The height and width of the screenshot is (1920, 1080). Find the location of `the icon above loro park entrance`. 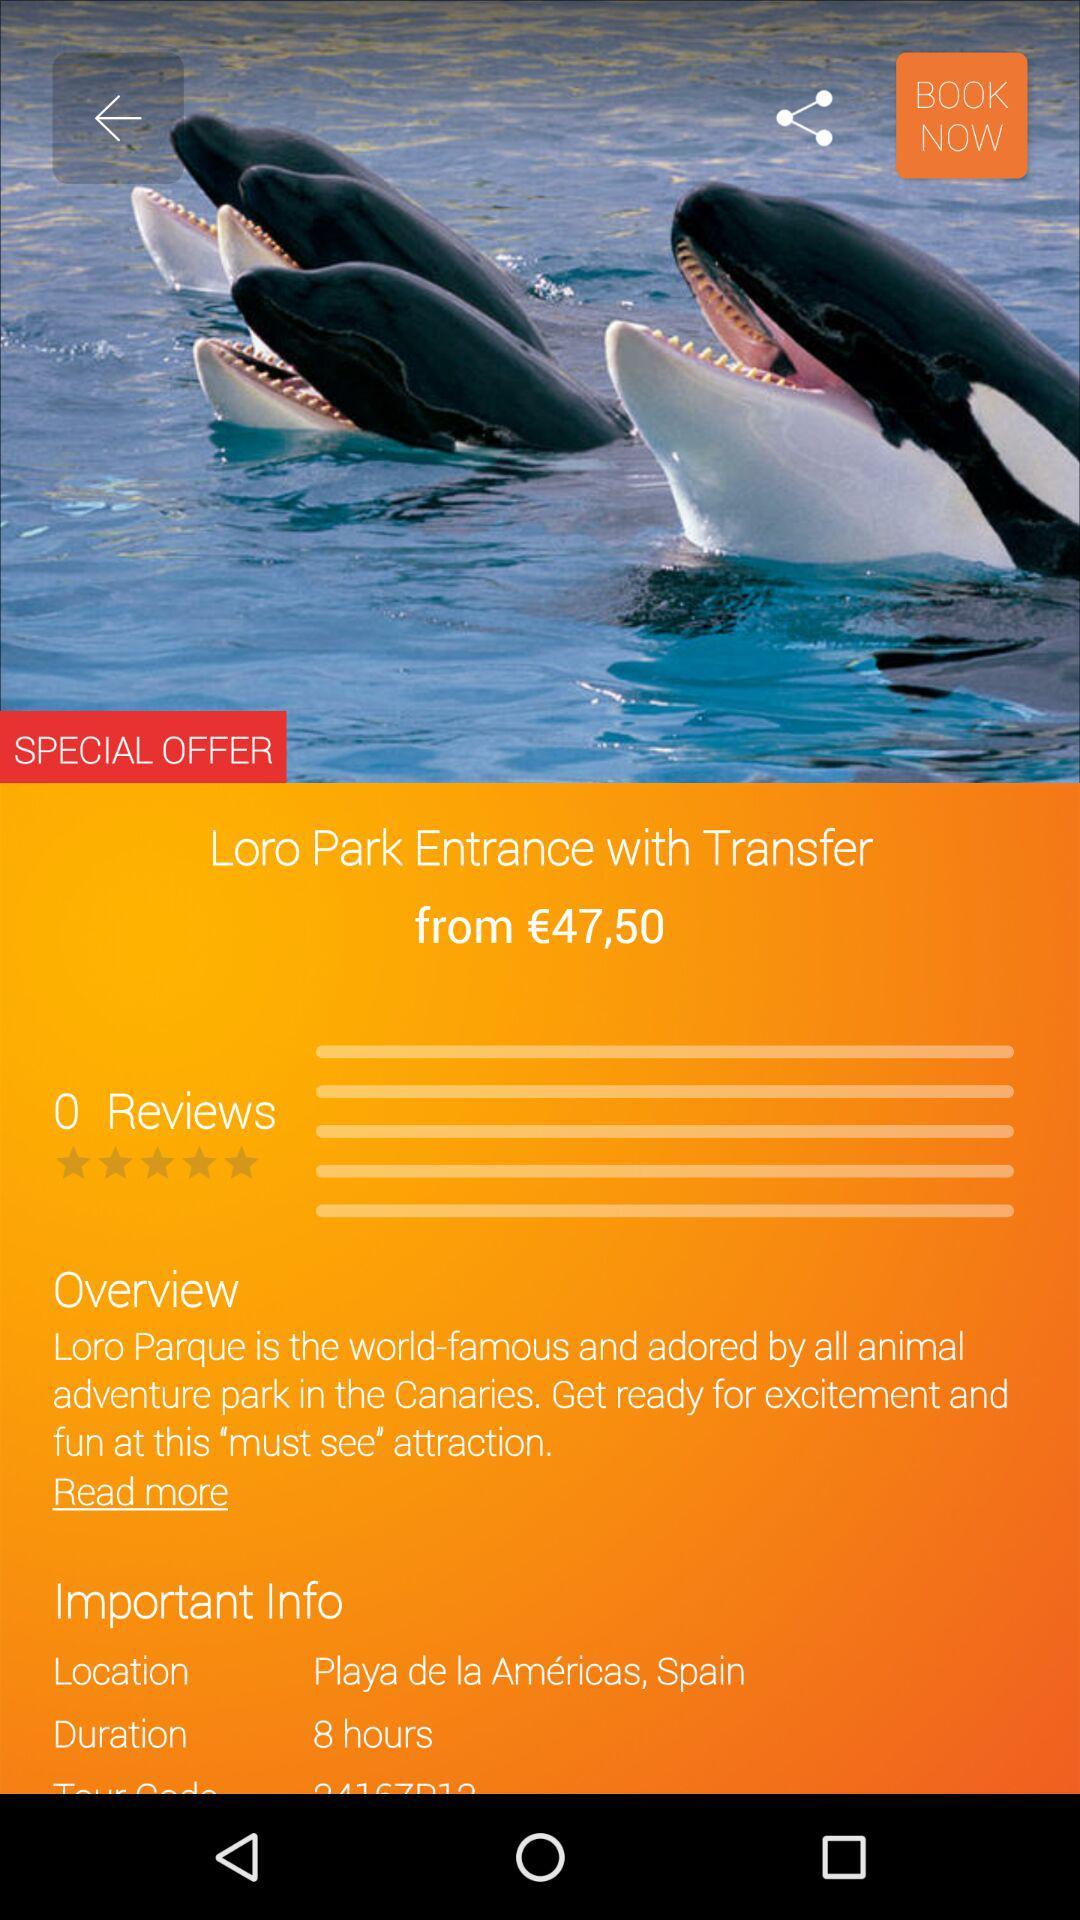

the icon above loro park entrance is located at coordinates (803, 117).